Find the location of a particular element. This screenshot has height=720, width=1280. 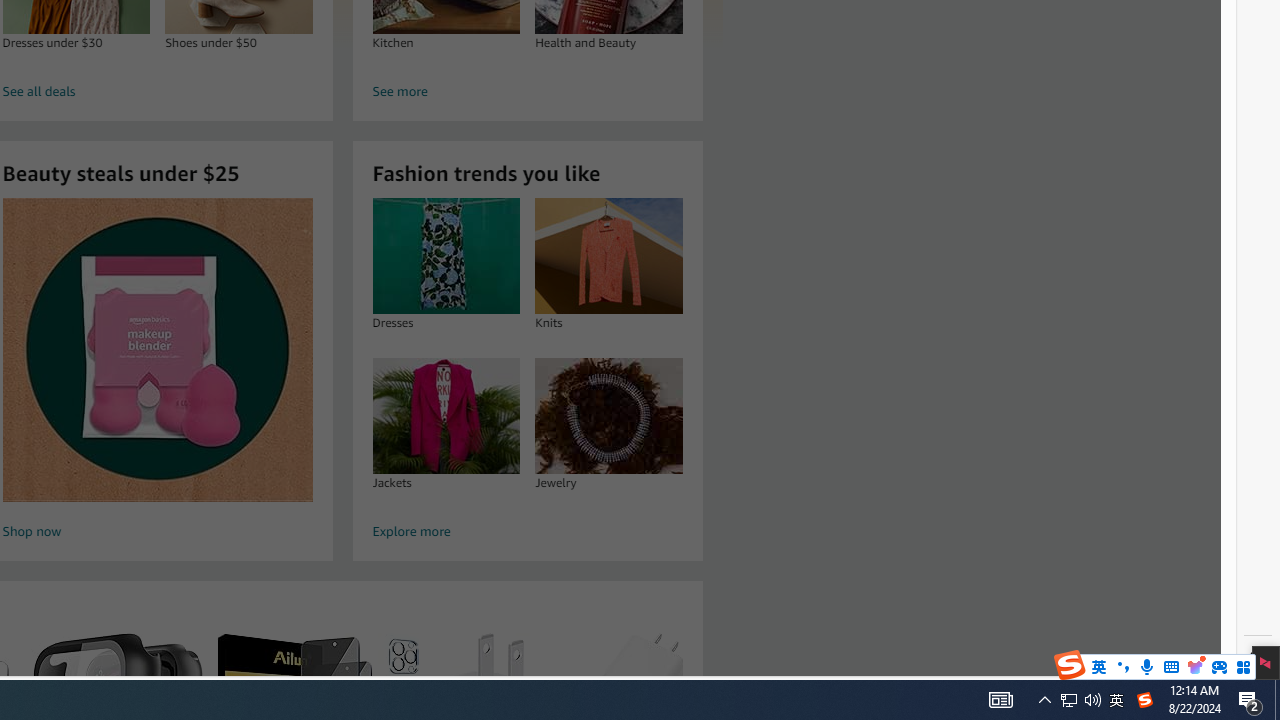

'Jackets' is located at coordinates (445, 414).